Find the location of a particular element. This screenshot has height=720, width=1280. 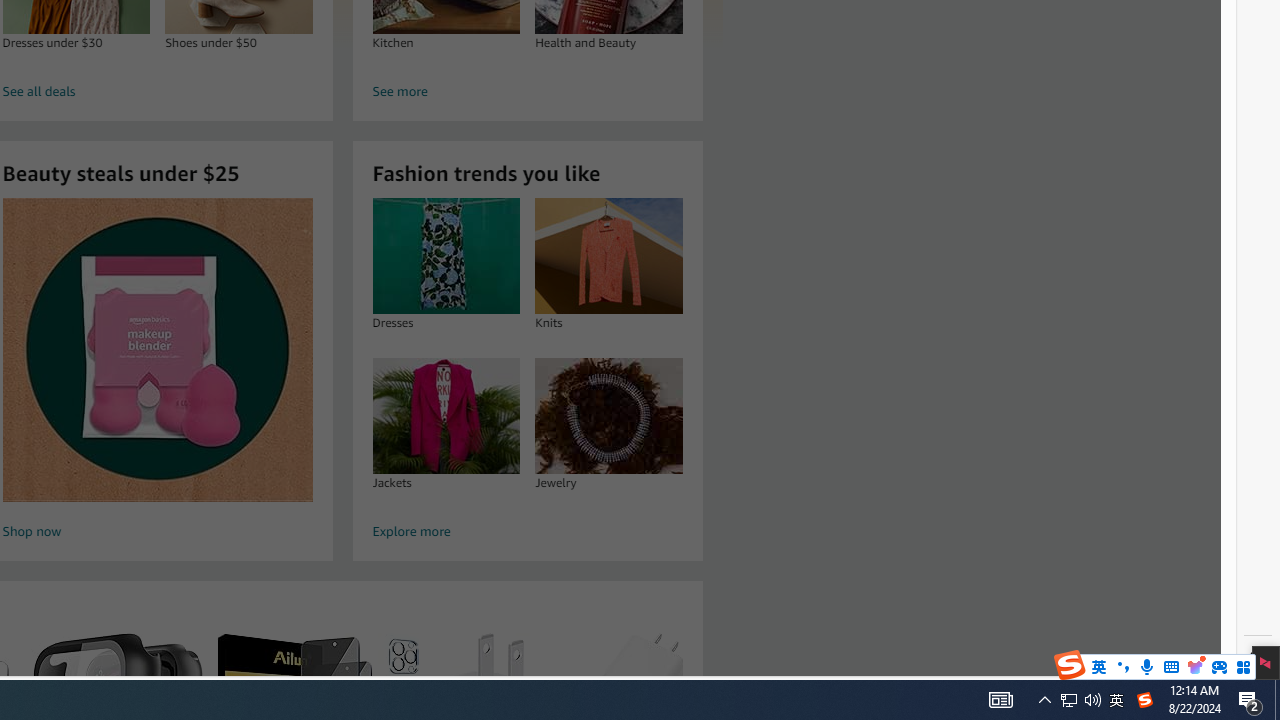

'Jackets' is located at coordinates (445, 414).